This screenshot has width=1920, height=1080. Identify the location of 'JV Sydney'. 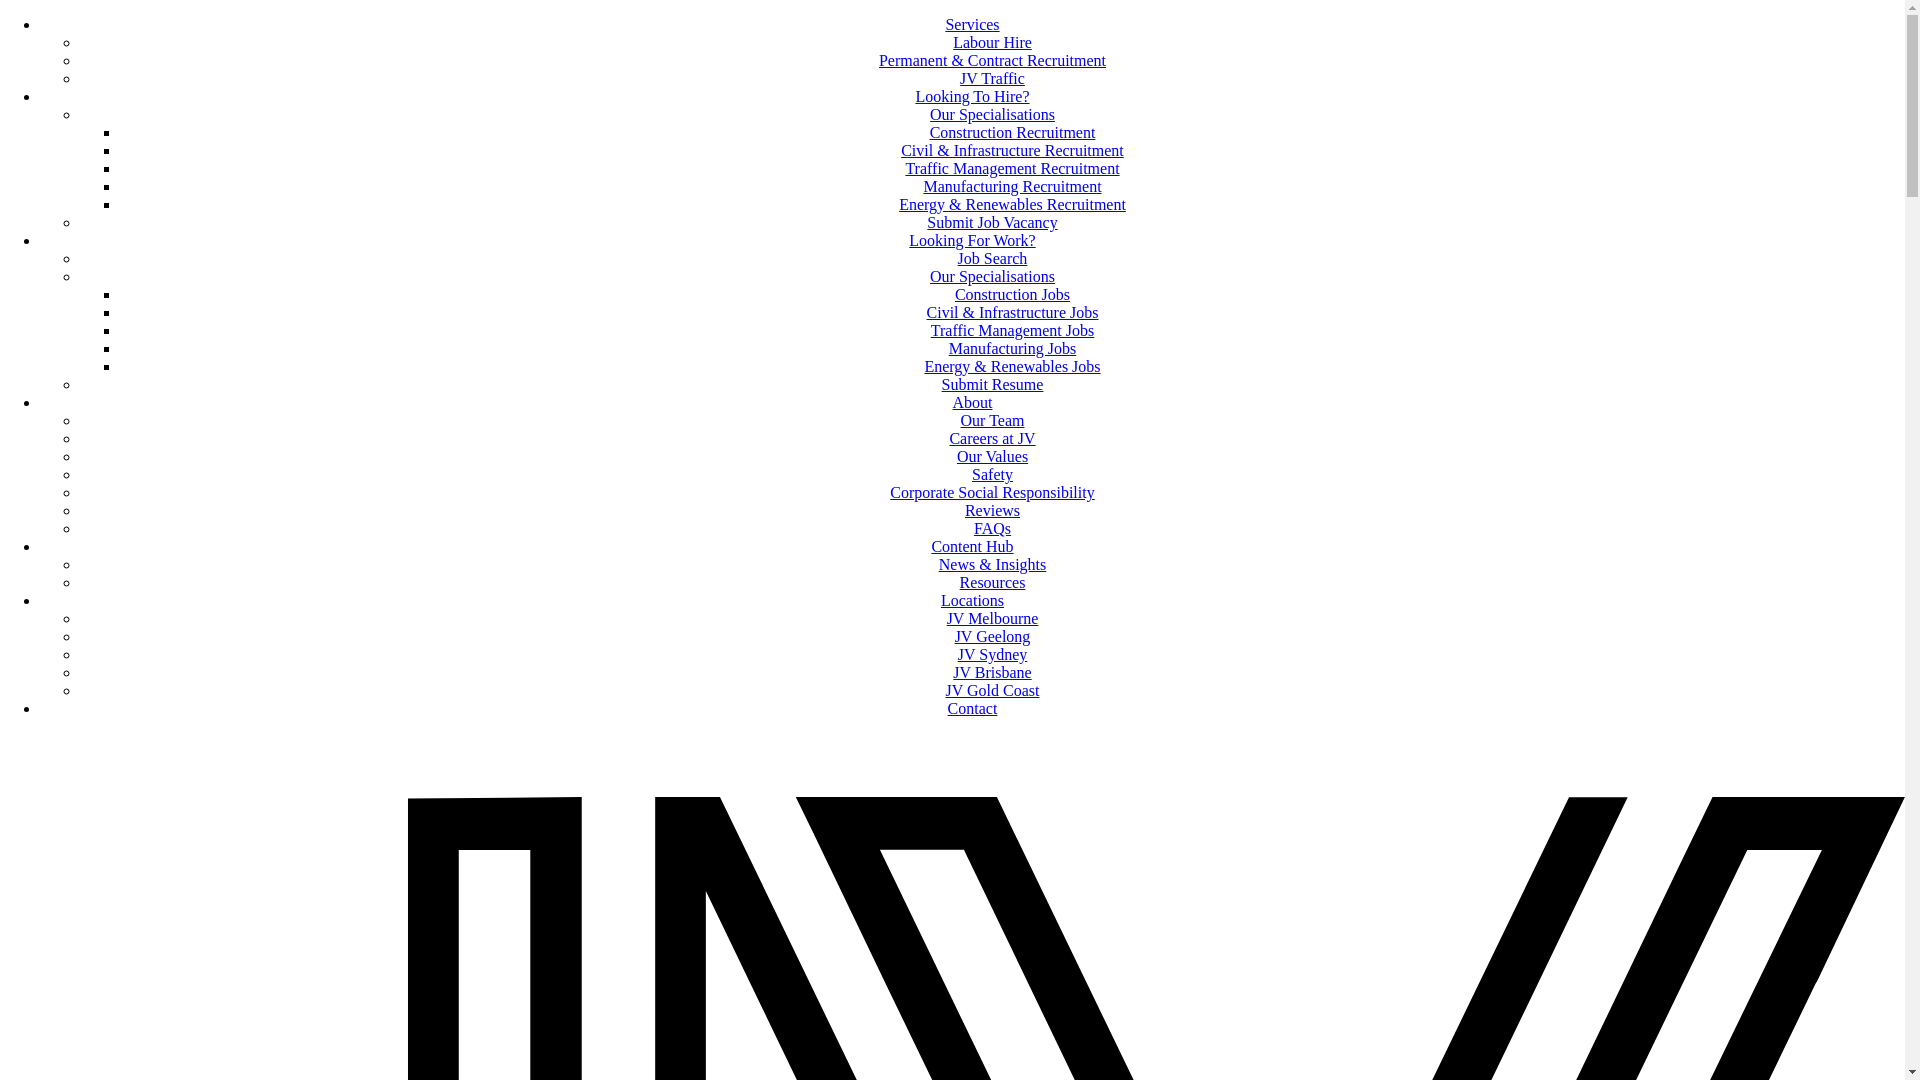
(993, 654).